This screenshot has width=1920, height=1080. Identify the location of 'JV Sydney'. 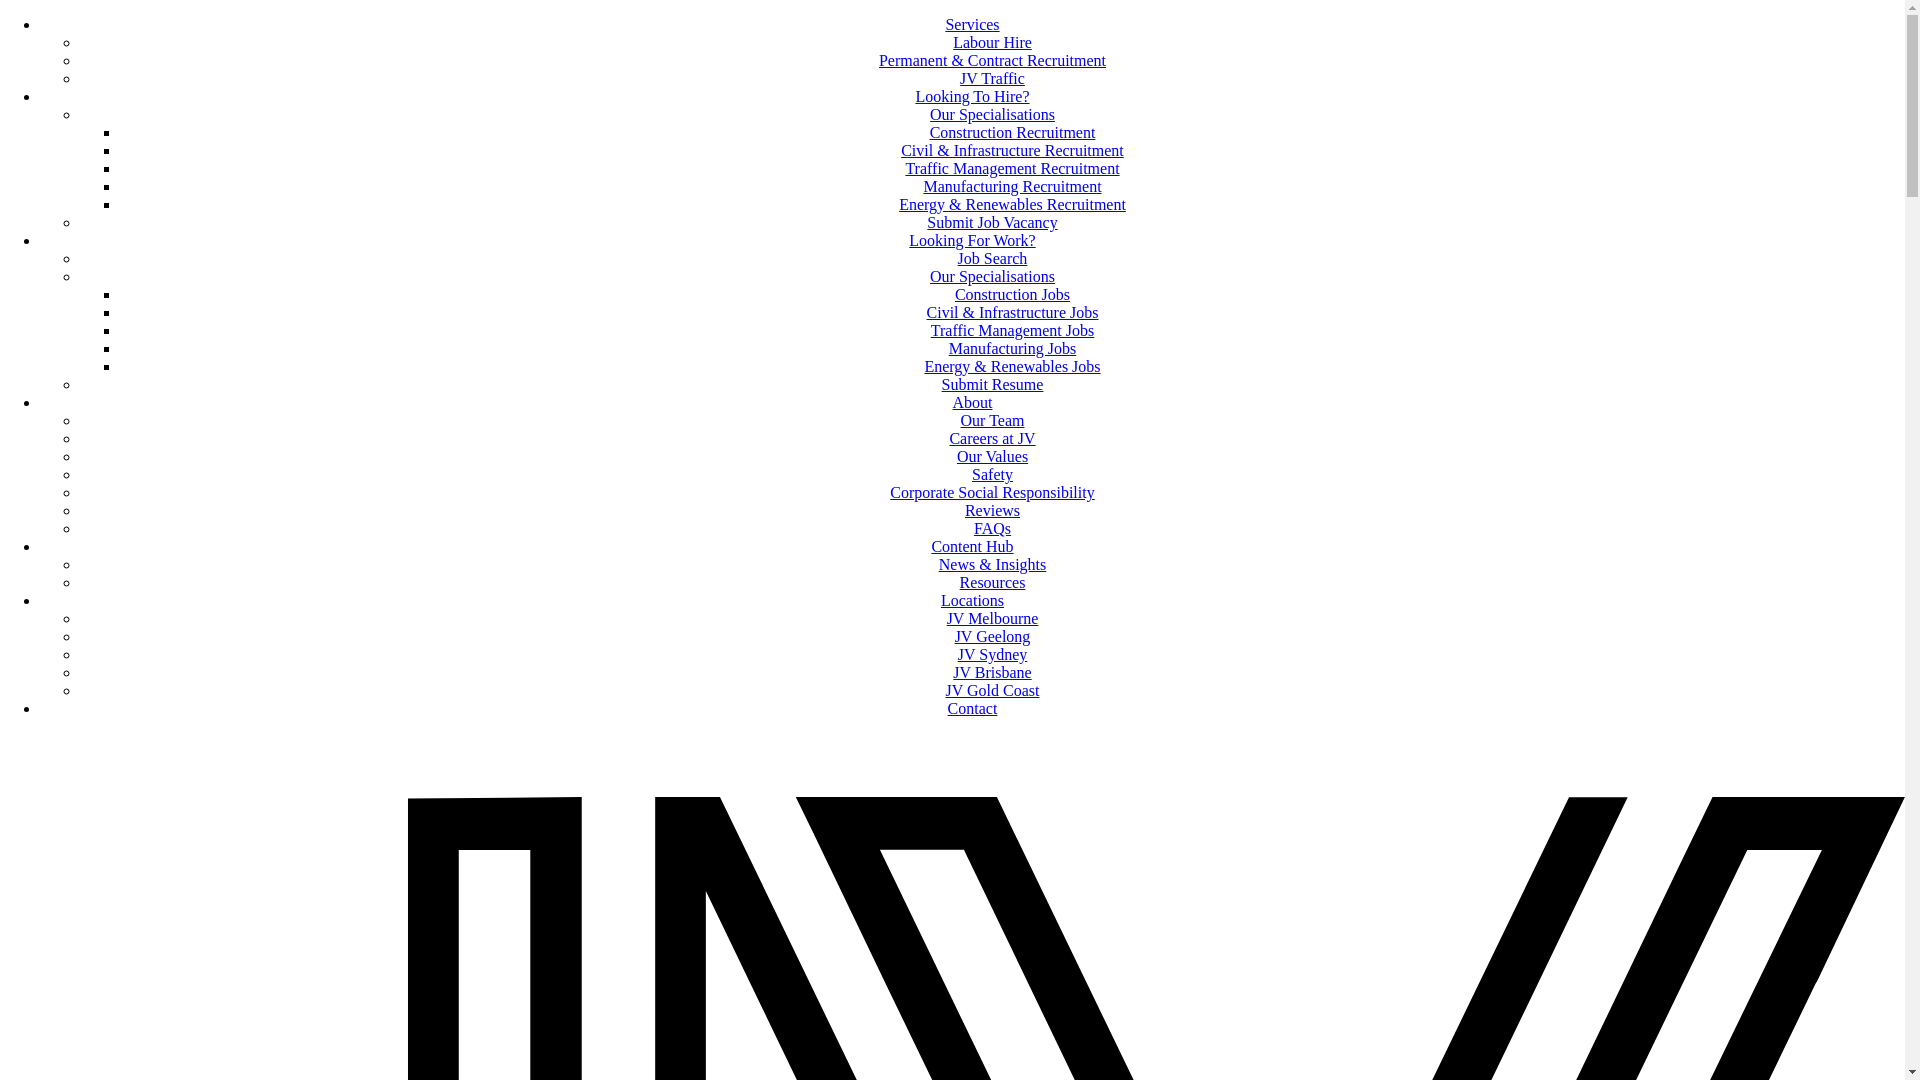
(993, 654).